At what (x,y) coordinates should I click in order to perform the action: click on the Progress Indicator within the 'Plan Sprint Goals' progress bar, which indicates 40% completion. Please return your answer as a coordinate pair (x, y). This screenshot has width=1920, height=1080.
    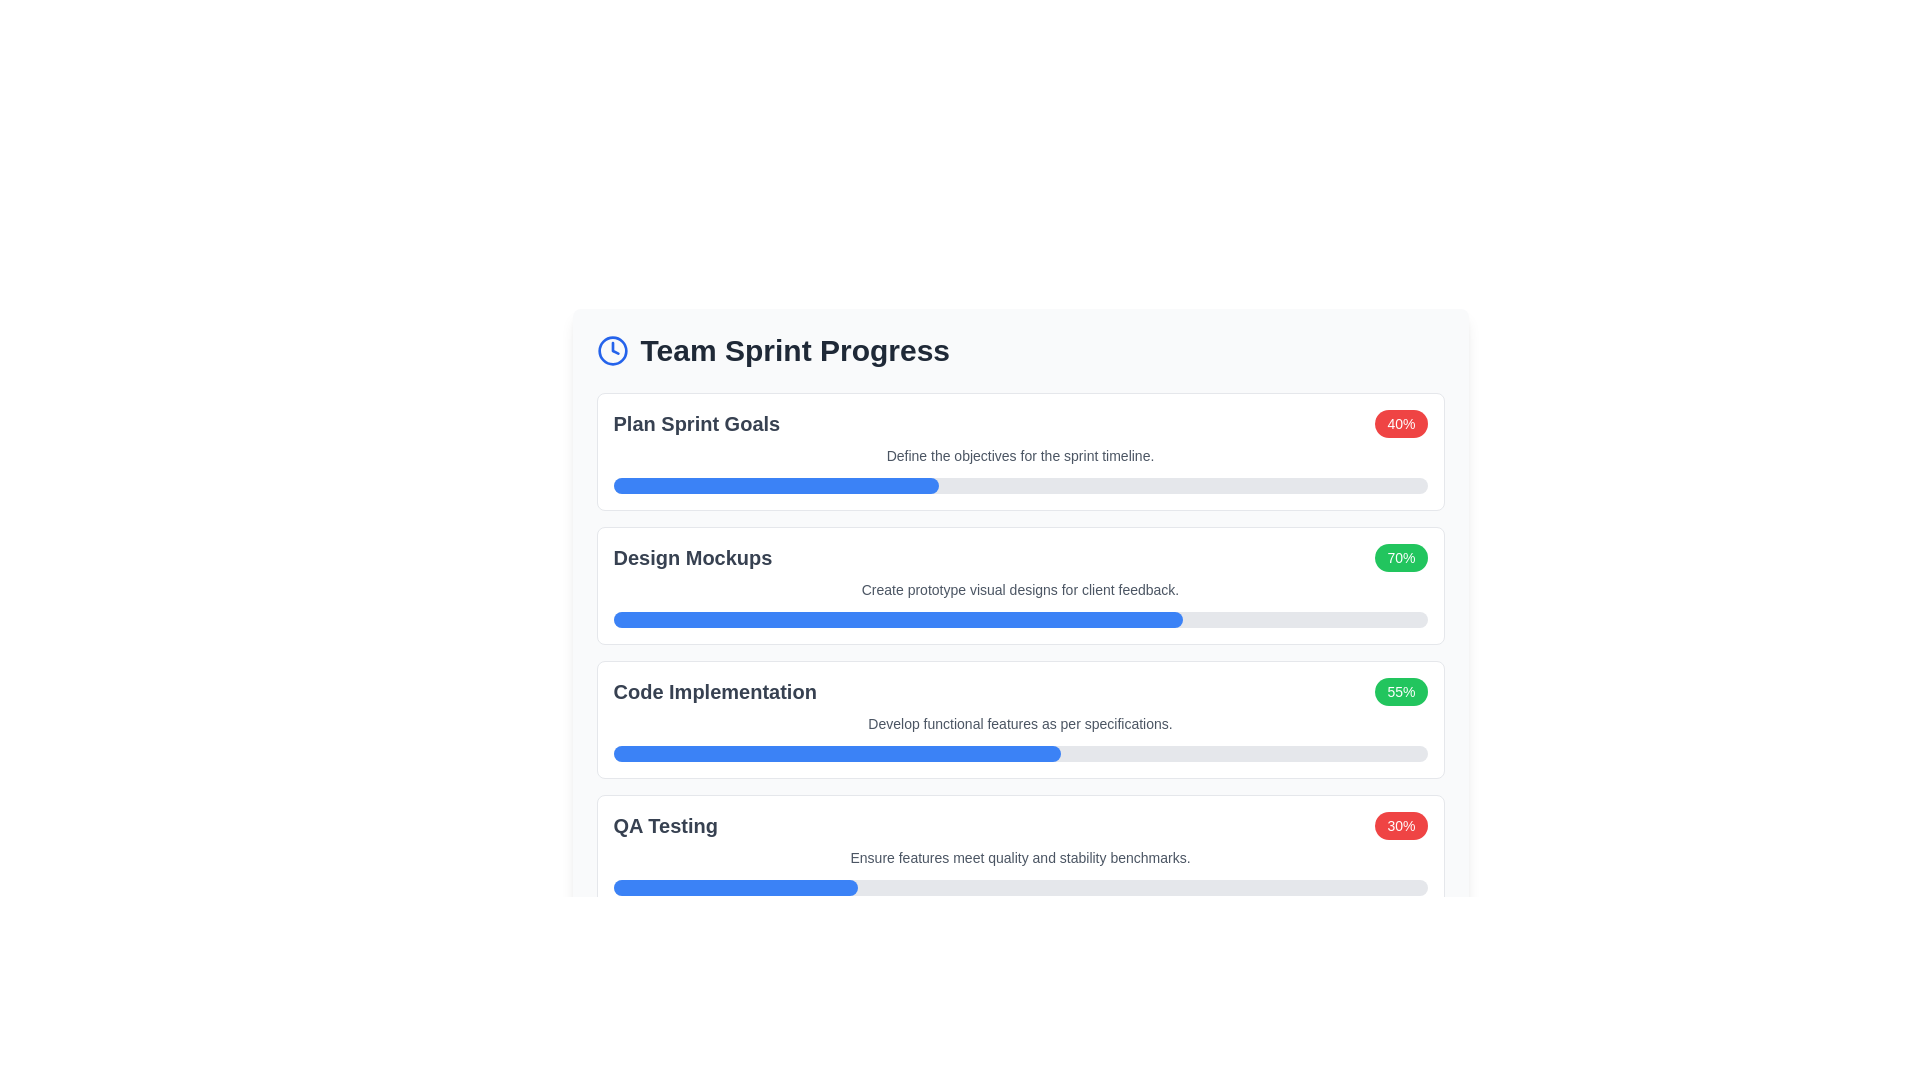
    Looking at the image, I should click on (775, 486).